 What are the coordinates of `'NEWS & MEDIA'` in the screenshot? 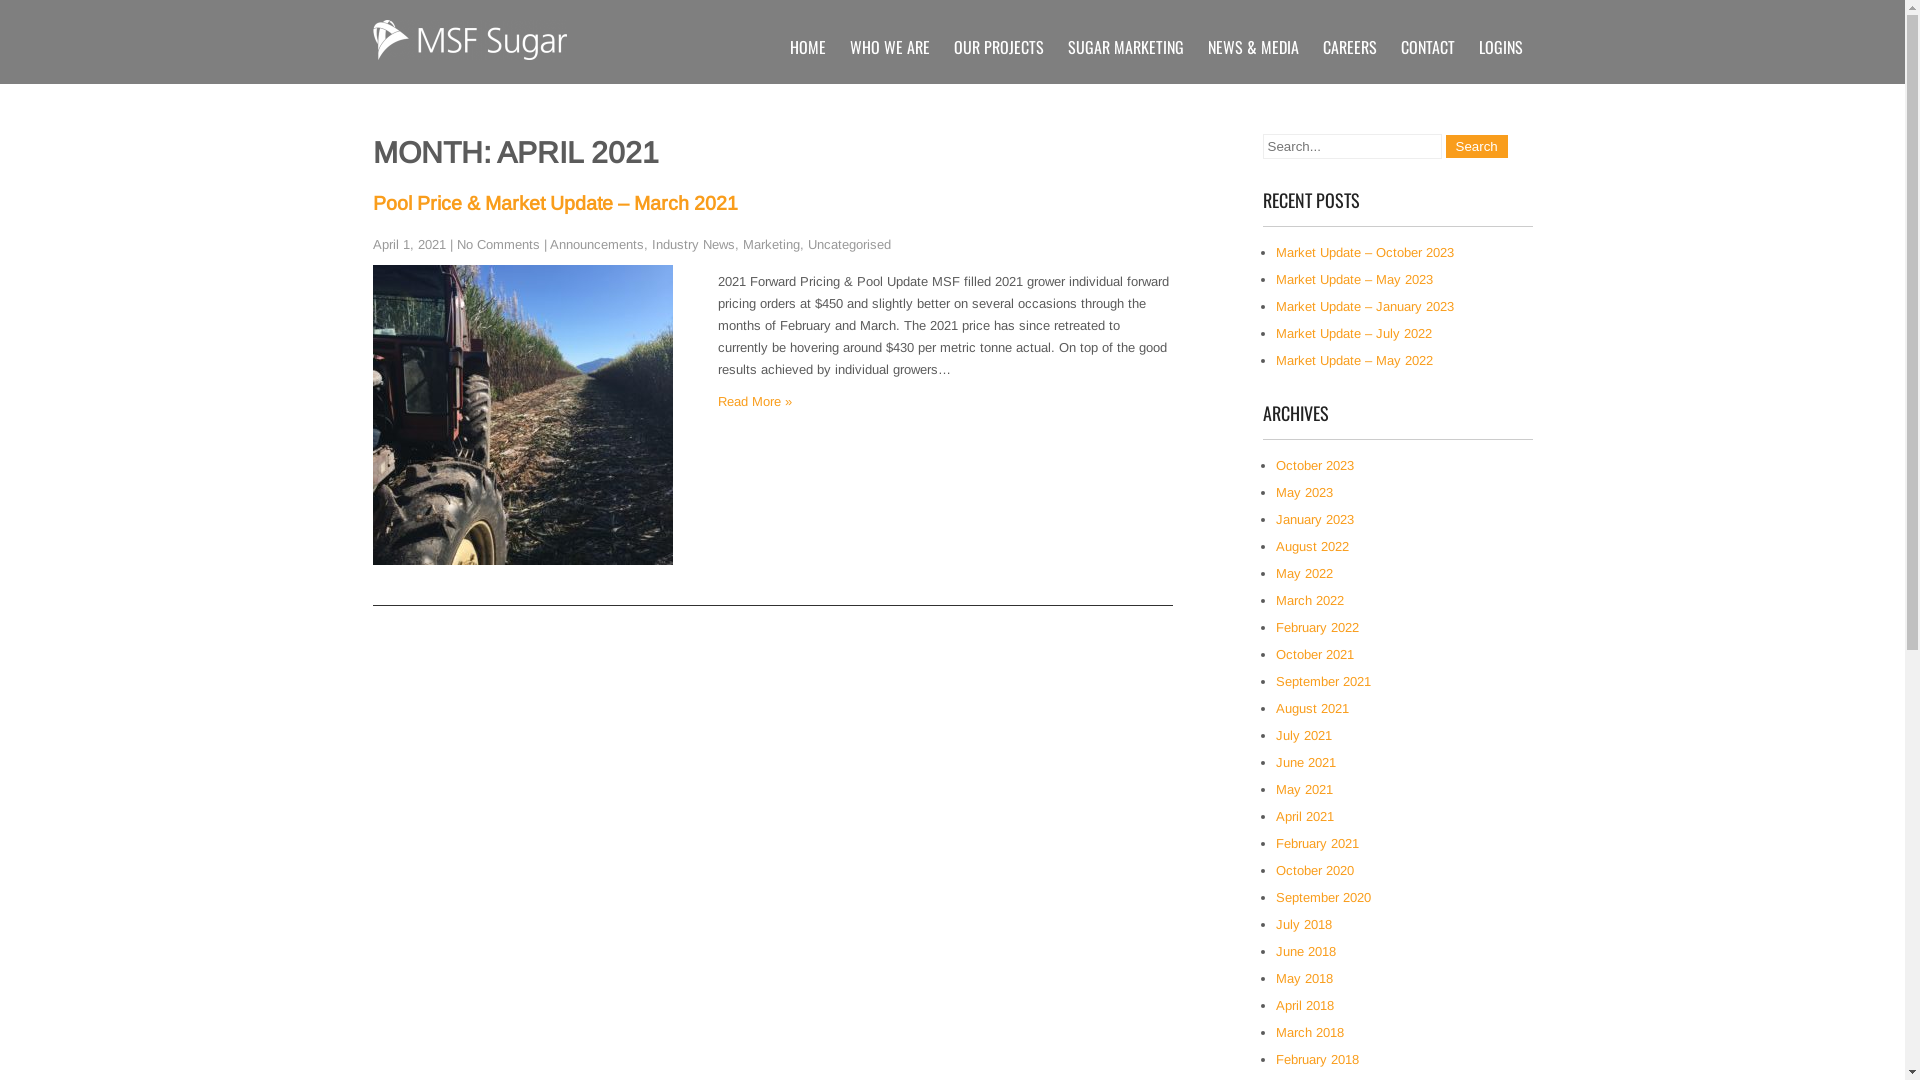 It's located at (1252, 45).